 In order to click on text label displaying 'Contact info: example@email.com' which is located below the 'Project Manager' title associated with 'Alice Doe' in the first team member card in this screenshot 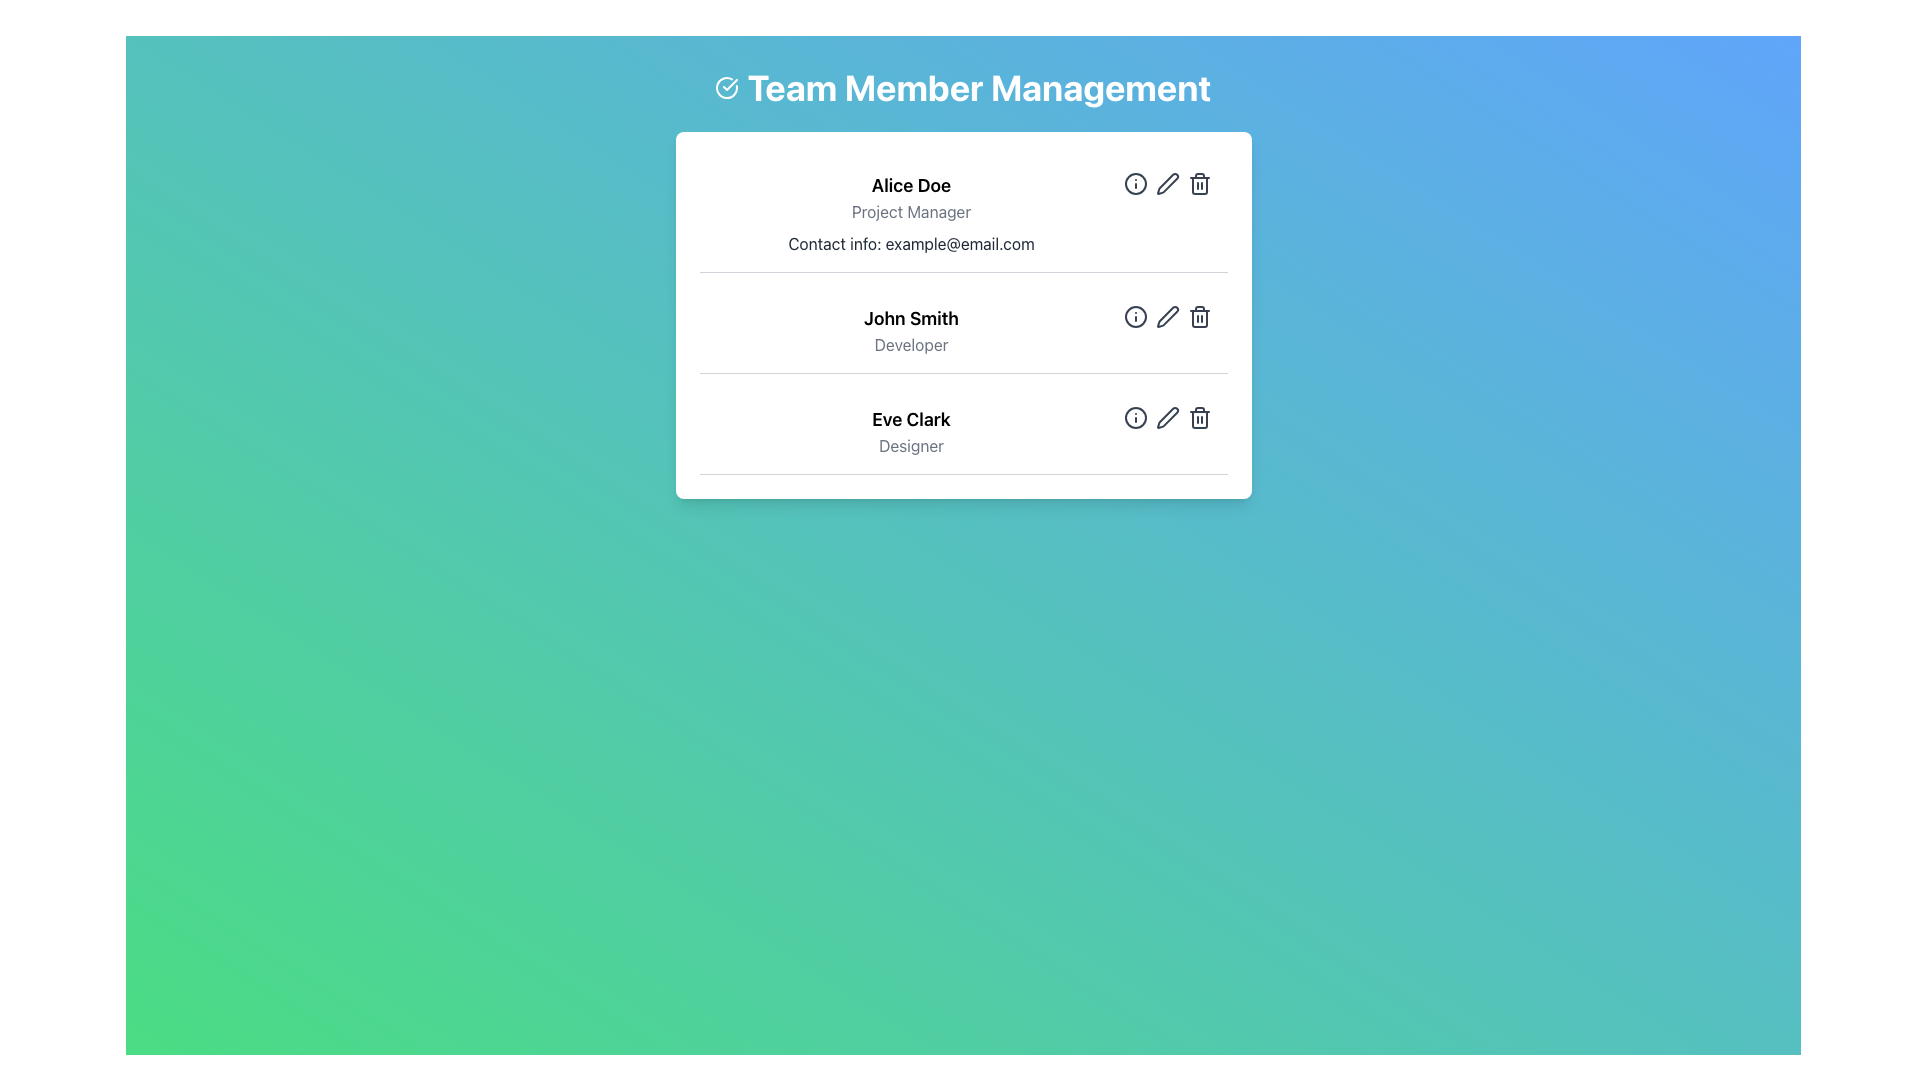, I will do `click(910, 242)`.